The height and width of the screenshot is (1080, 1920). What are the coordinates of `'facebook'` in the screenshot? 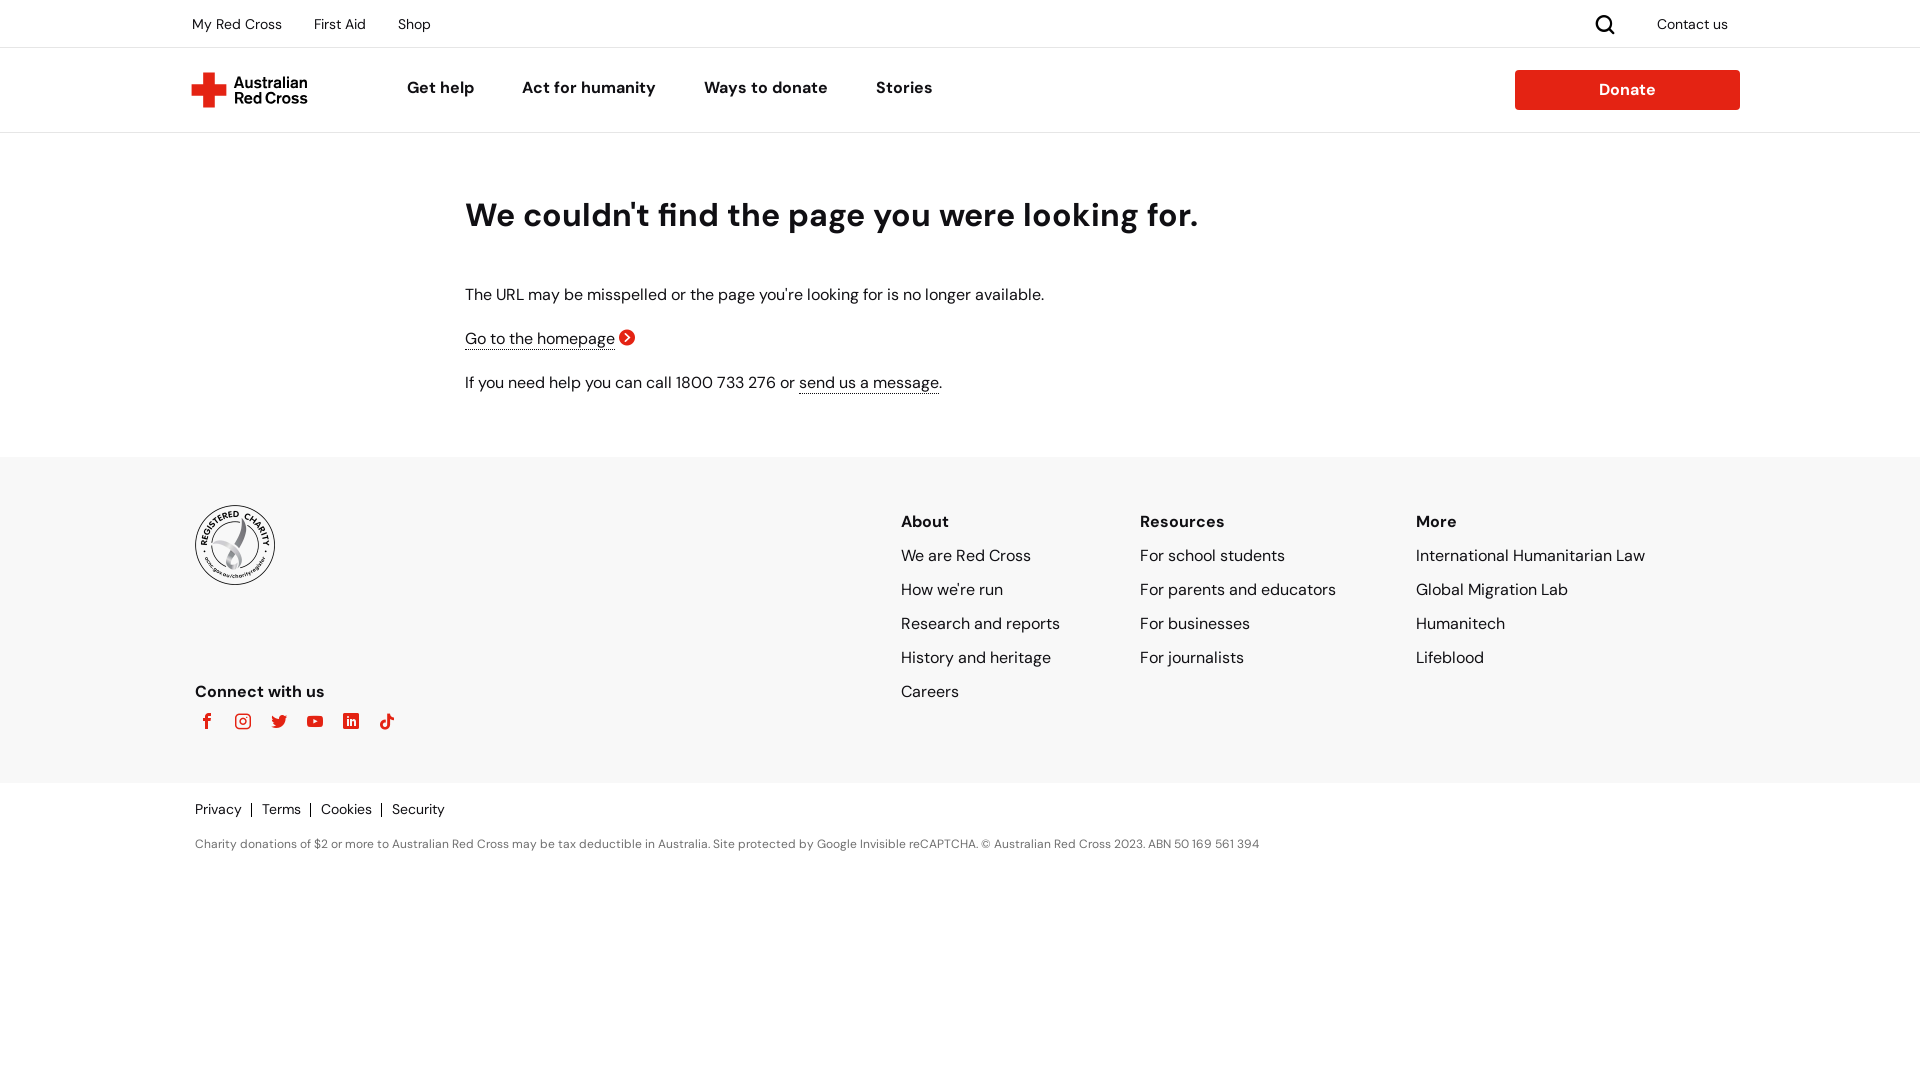 It's located at (206, 722).